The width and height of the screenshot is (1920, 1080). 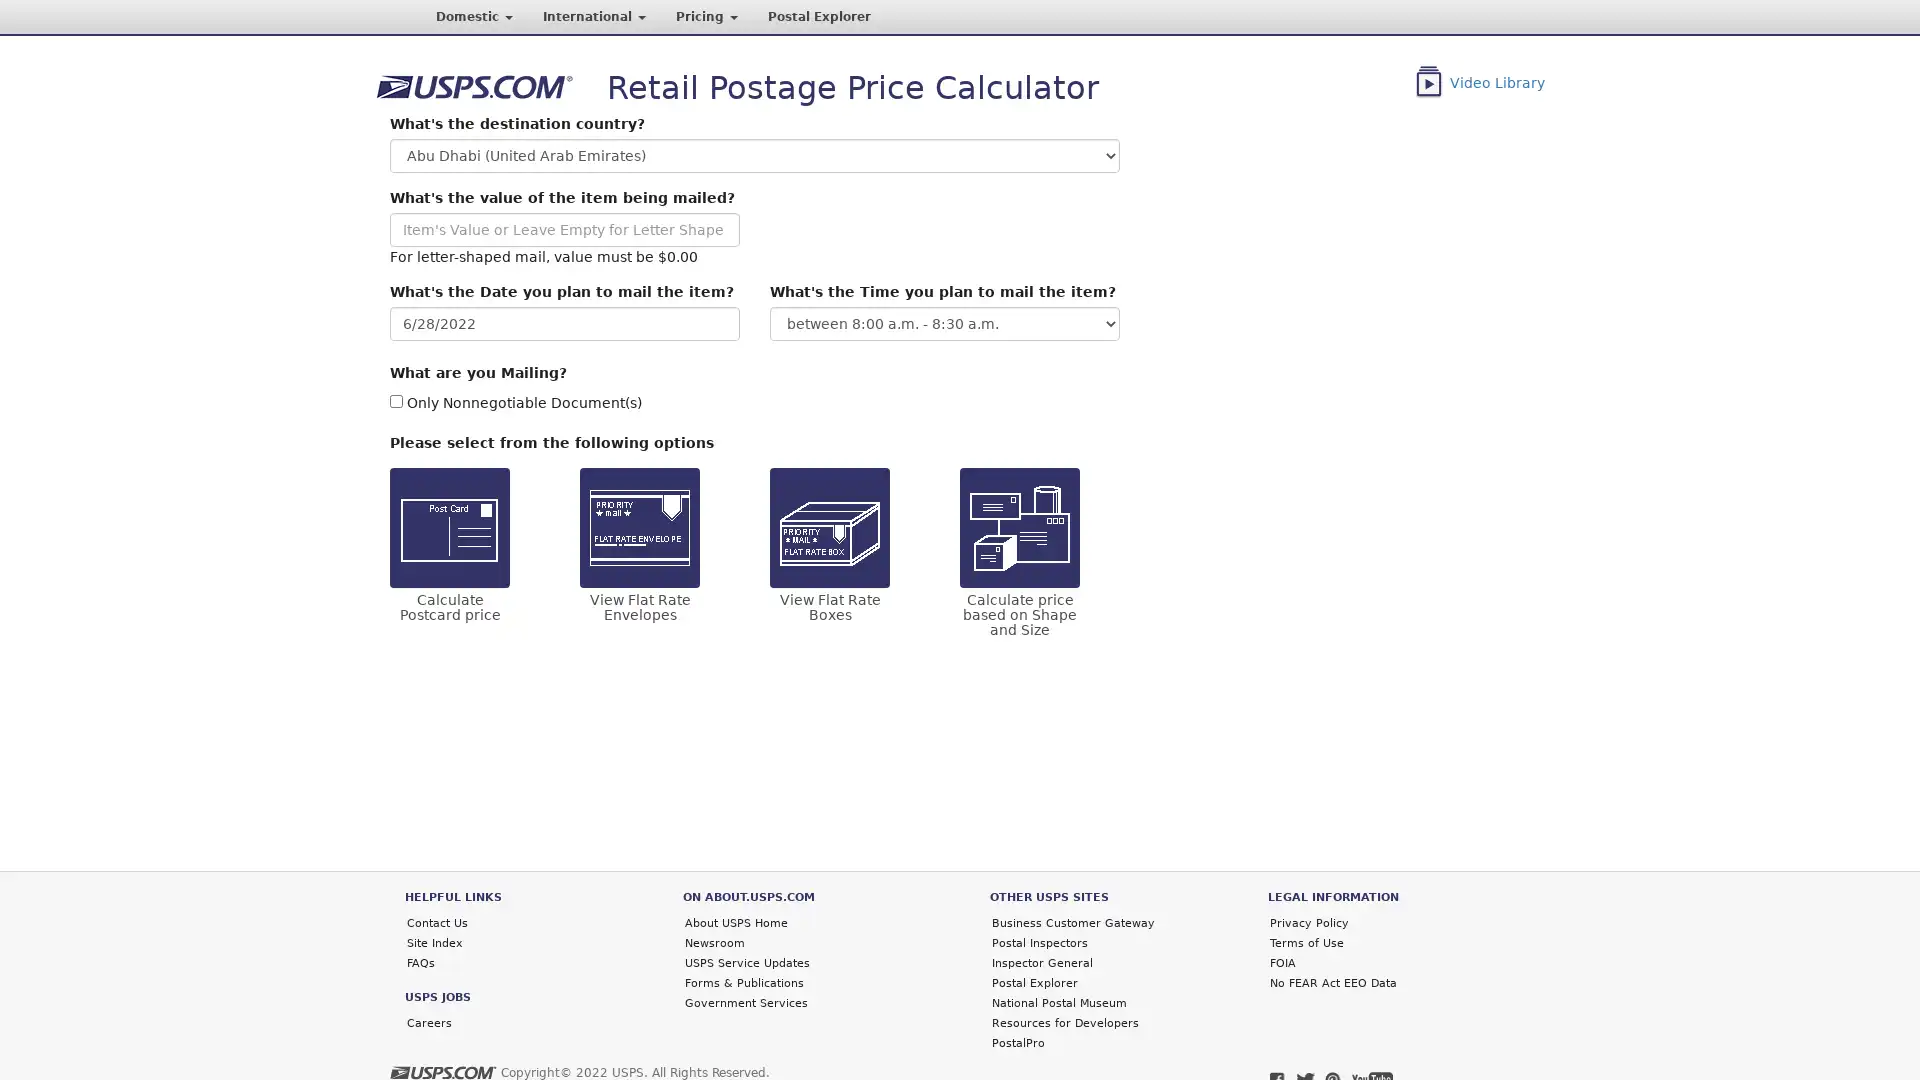 What do you see at coordinates (449, 527) in the screenshot?
I see `Calculate Postcard price` at bounding box center [449, 527].